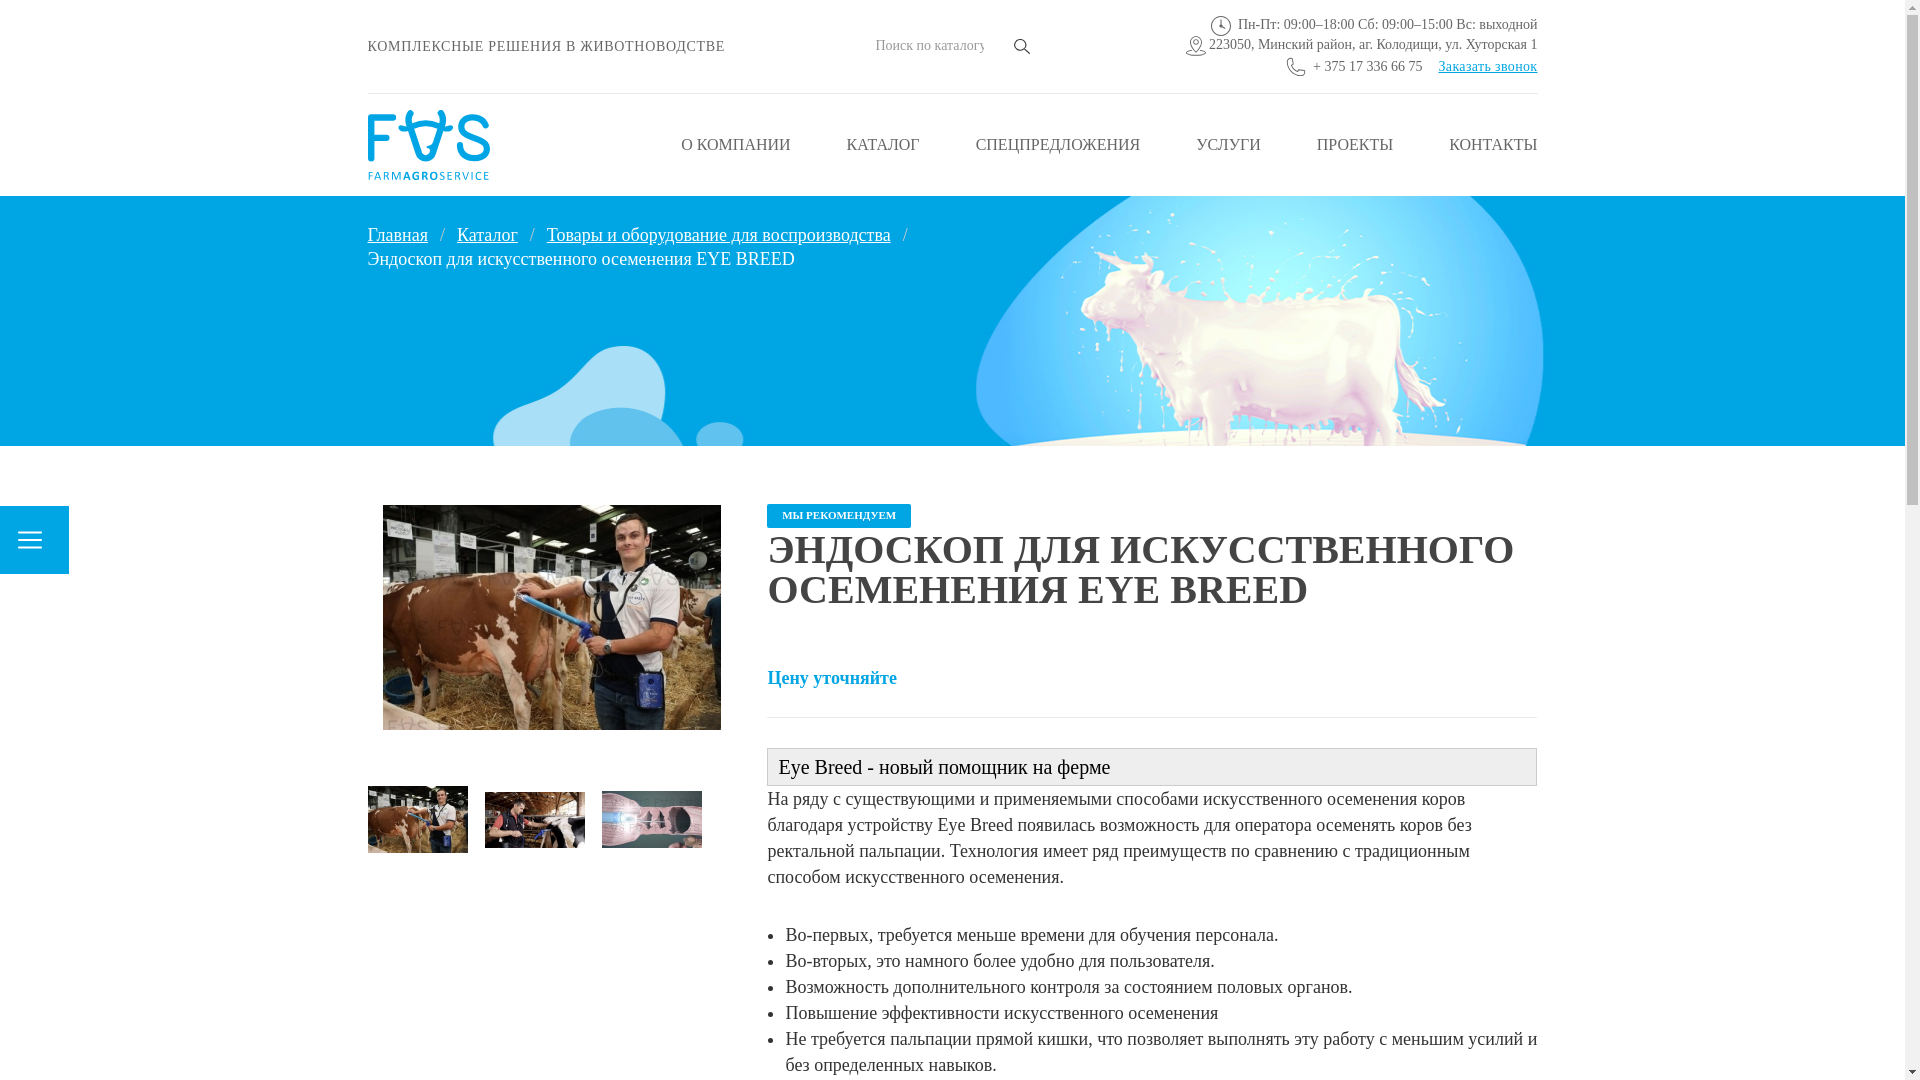  I want to click on '+ 375 17 336 66 75', so click(1366, 65).